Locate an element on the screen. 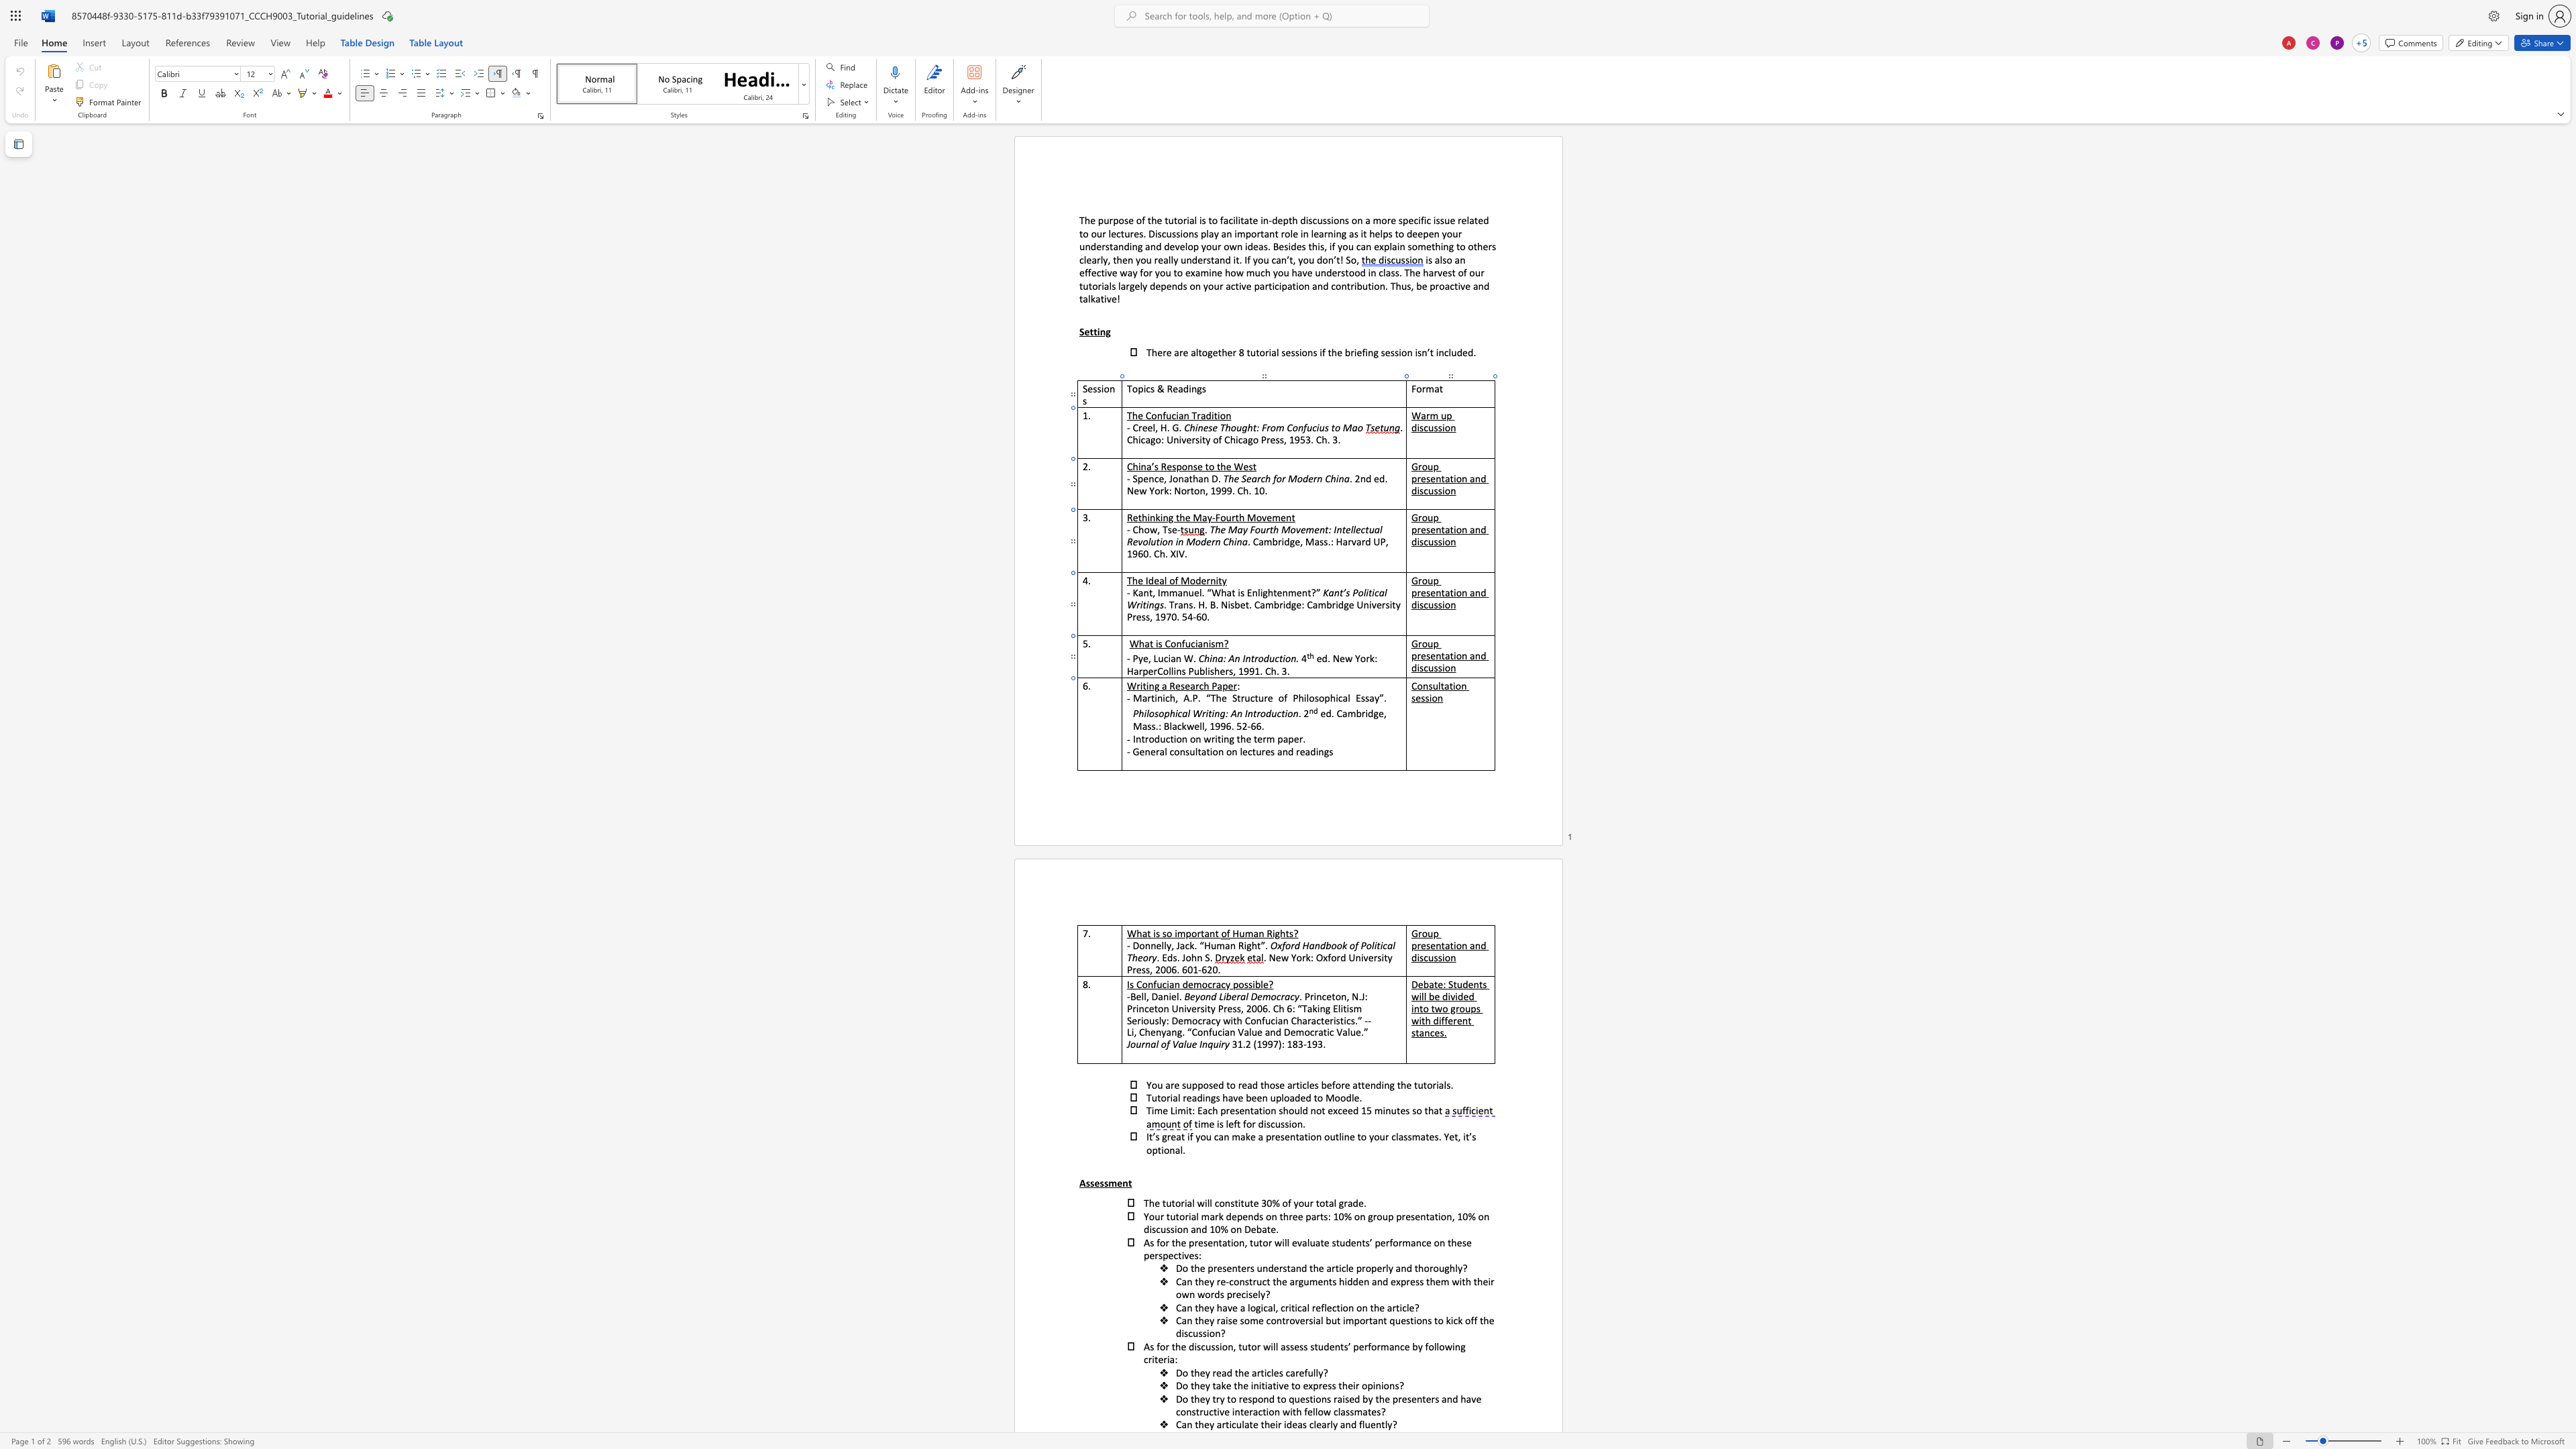  the space between the continuous character "1" and "9" in the text is located at coordinates (1242, 670).